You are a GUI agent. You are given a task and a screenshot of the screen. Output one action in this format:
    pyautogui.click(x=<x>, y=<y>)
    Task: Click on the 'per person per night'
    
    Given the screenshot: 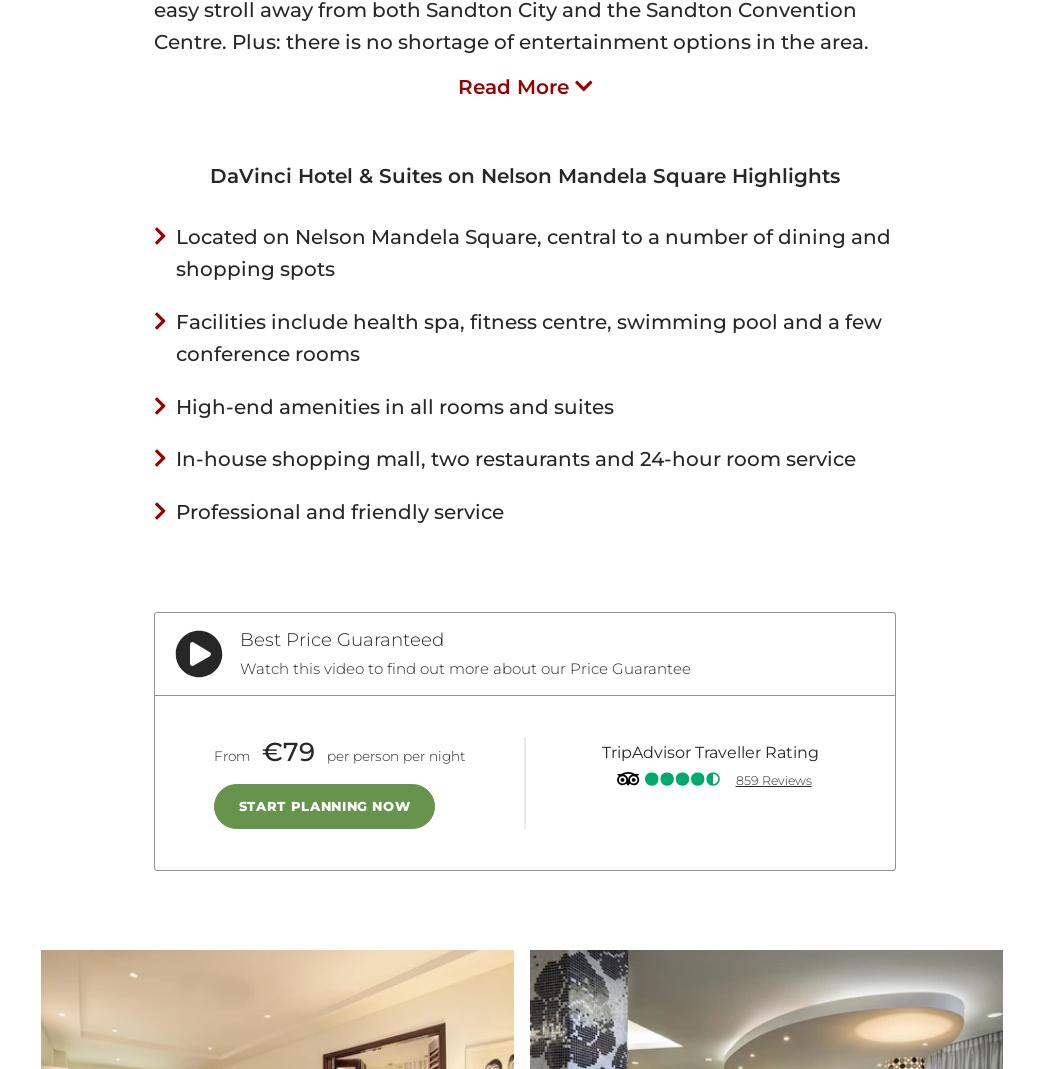 What is the action you would take?
    pyautogui.click(x=393, y=755)
    